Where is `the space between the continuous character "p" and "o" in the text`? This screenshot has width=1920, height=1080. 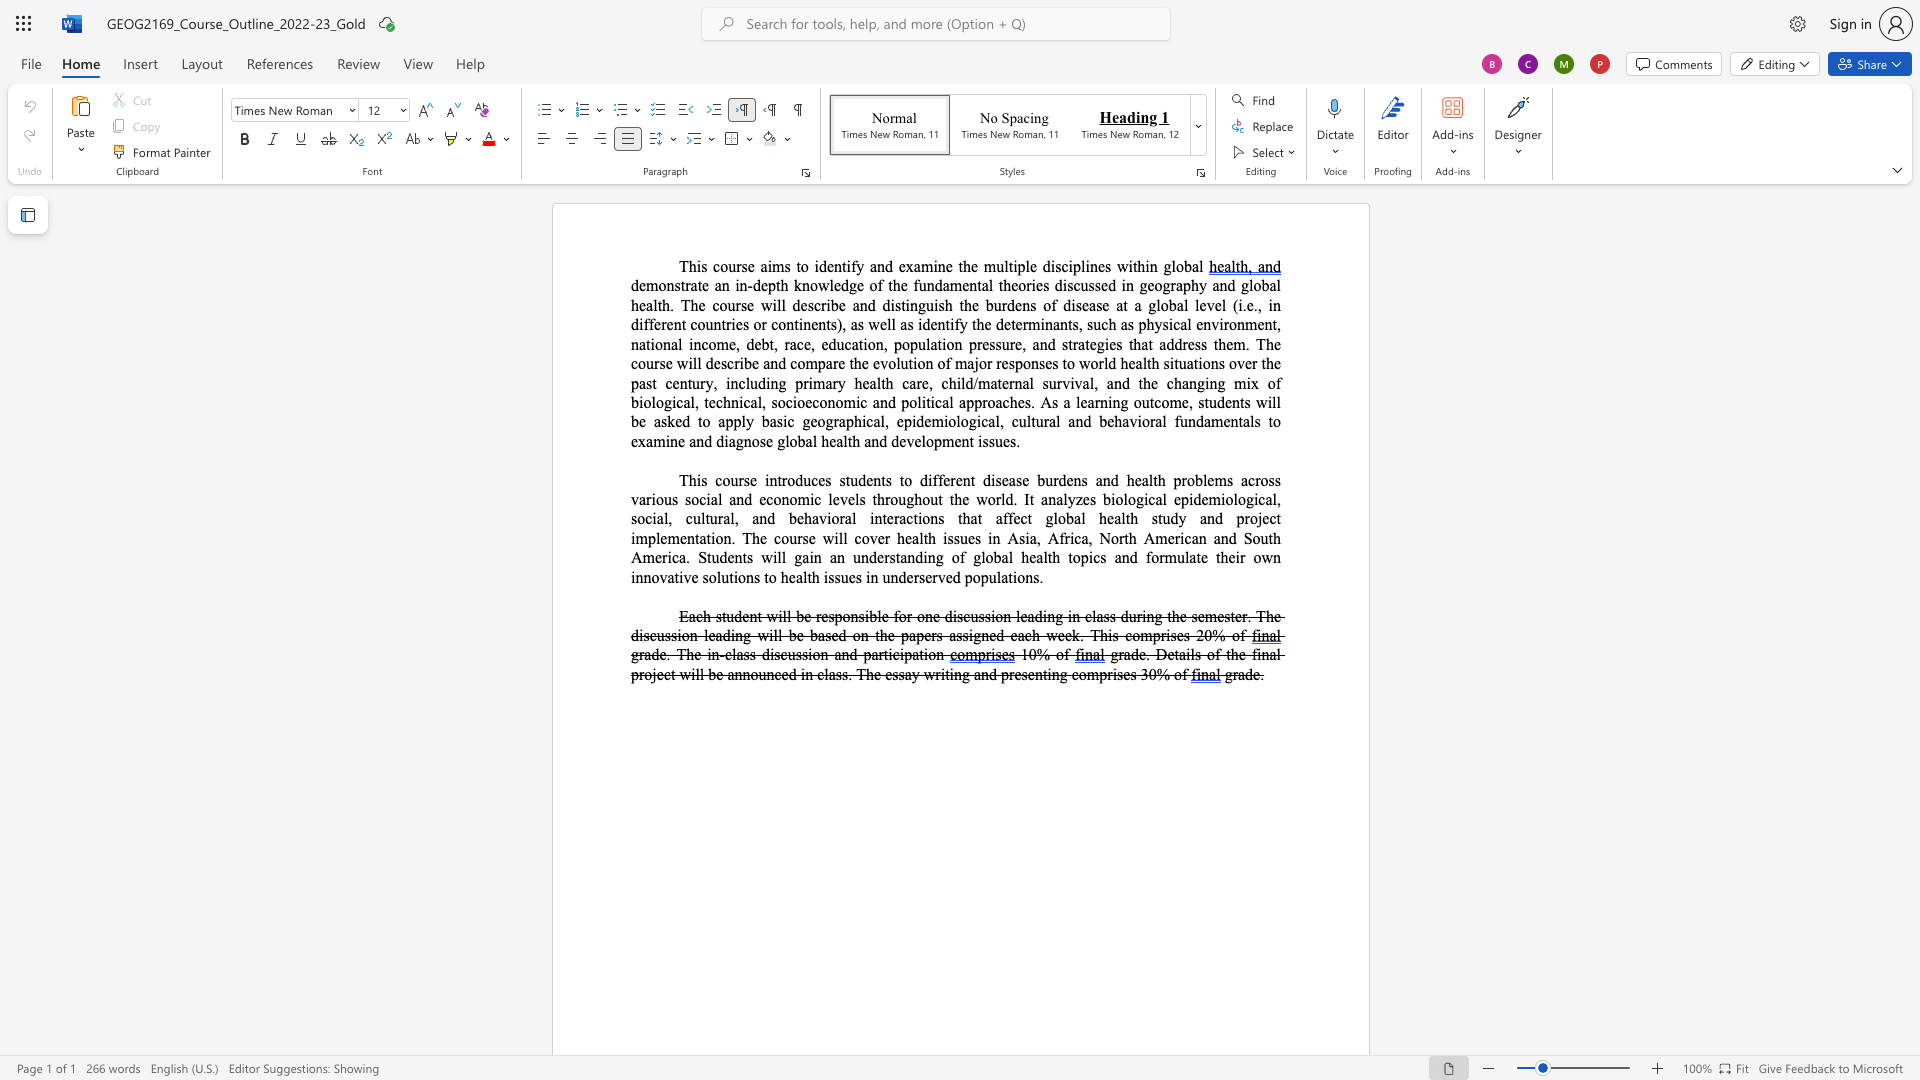 the space between the continuous character "p" and "o" in the text is located at coordinates (842, 615).